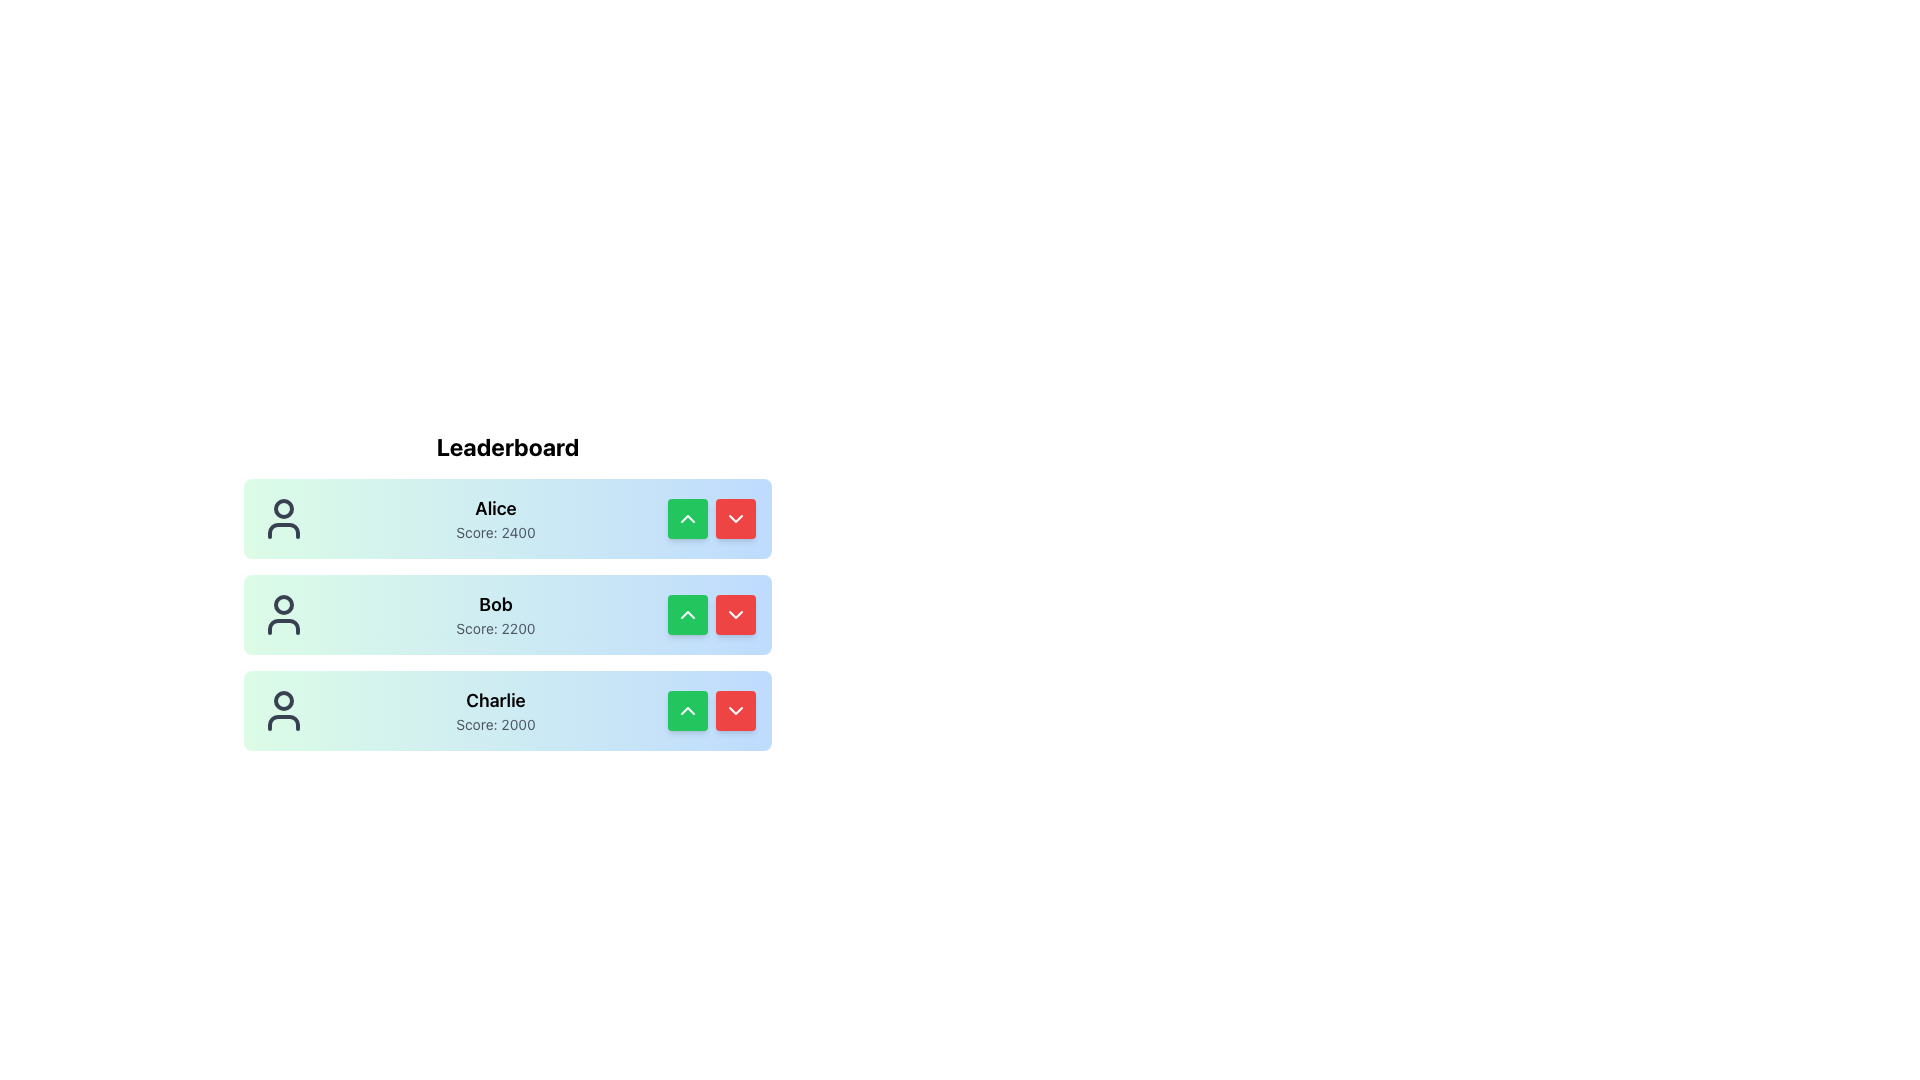 Image resolution: width=1920 pixels, height=1080 pixels. I want to click on the lower part of the user silhouette in the profile icon on the leaderboard interface, which is represented as a rounded rectangle with smooth edges, so click(282, 530).